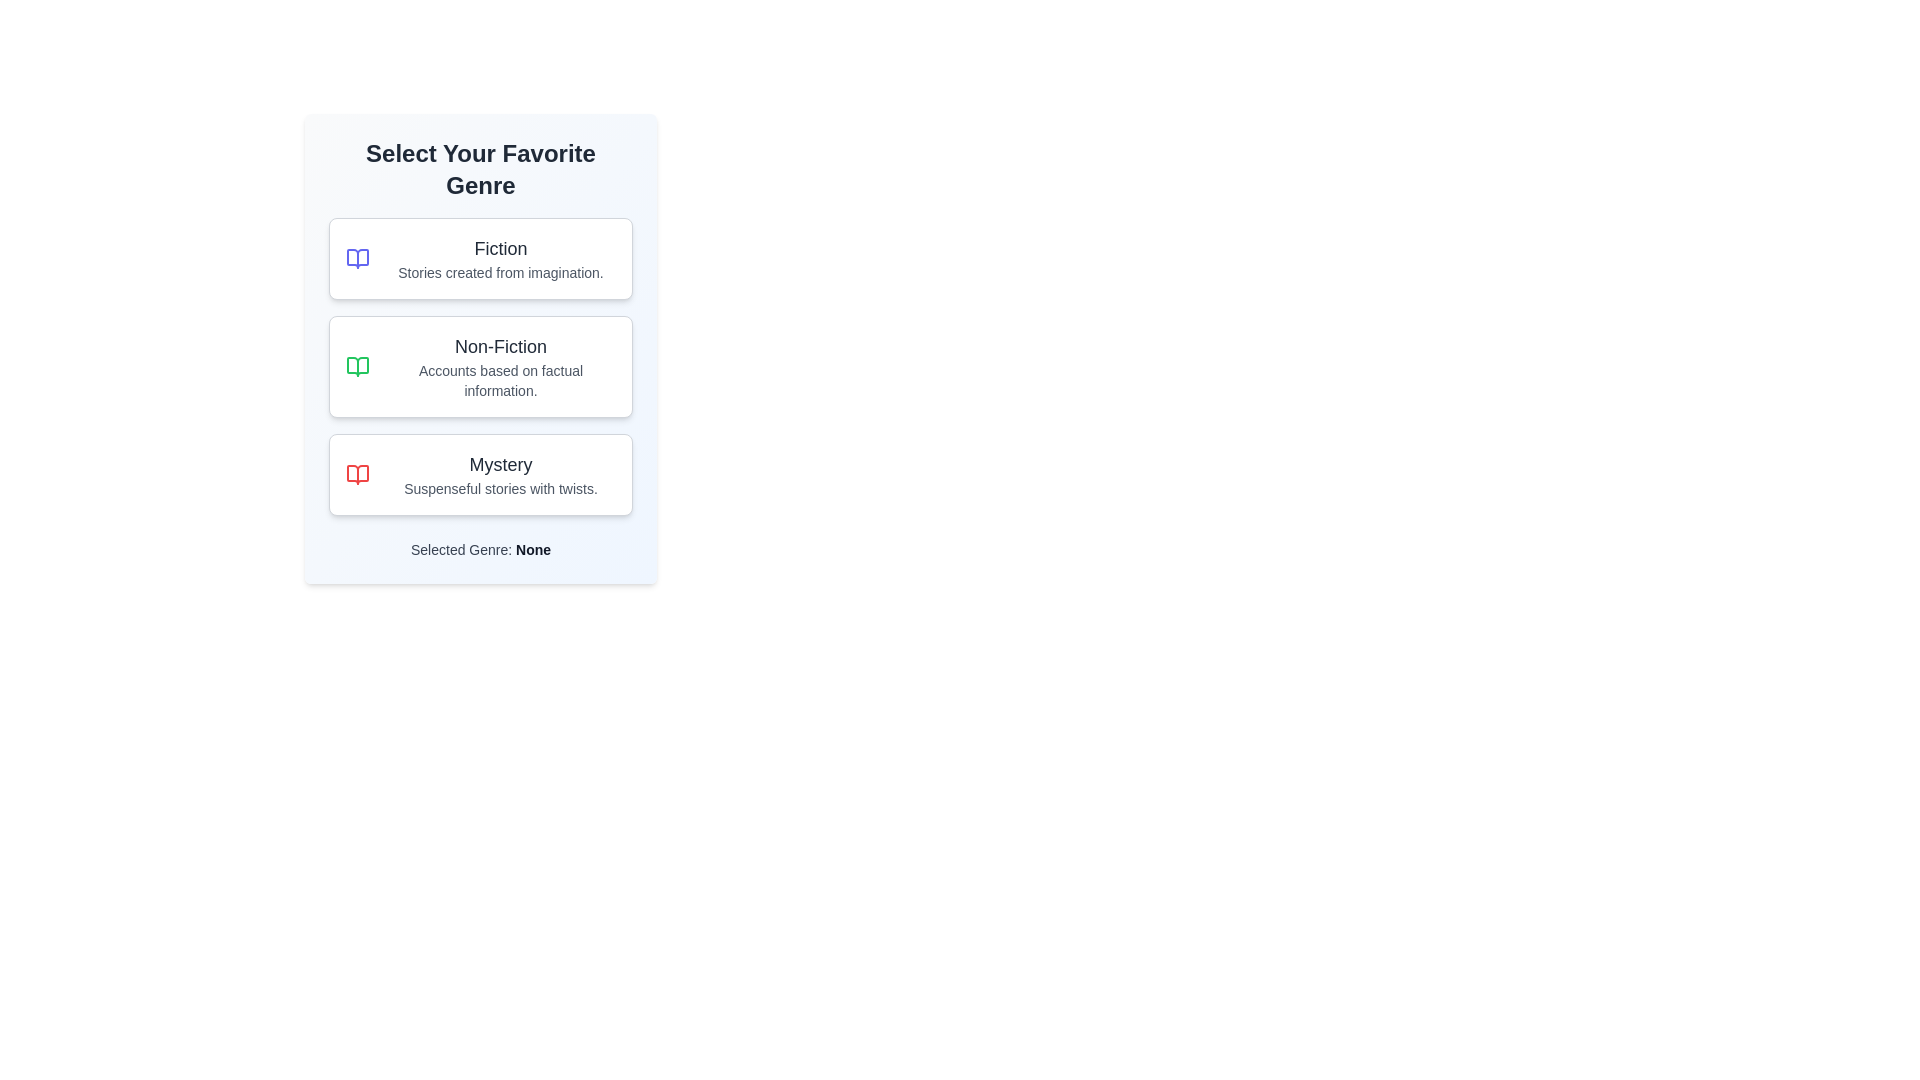 This screenshot has width=1920, height=1080. I want to click on the 'Mystery' selectable card, which is the third card in a vertical list, so click(480, 474).